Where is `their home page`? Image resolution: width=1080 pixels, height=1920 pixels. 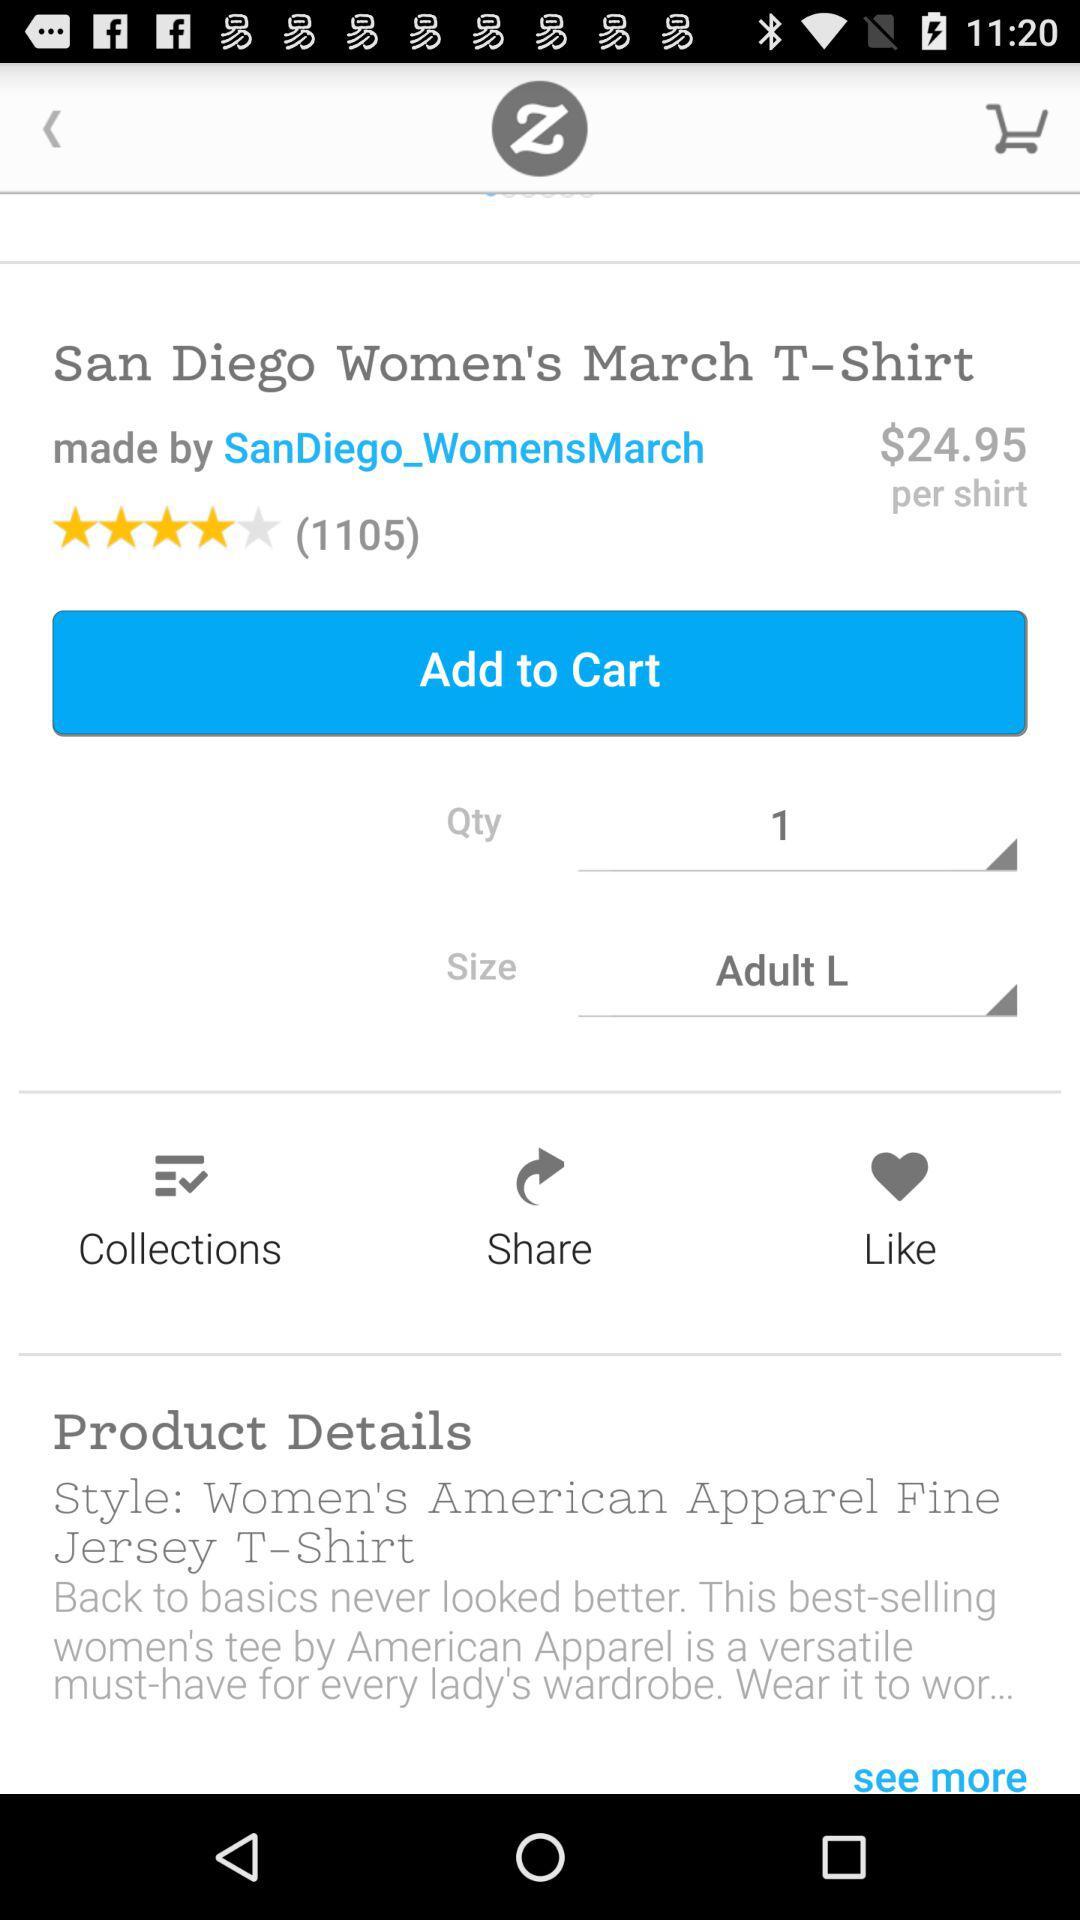 their home page is located at coordinates (538, 127).